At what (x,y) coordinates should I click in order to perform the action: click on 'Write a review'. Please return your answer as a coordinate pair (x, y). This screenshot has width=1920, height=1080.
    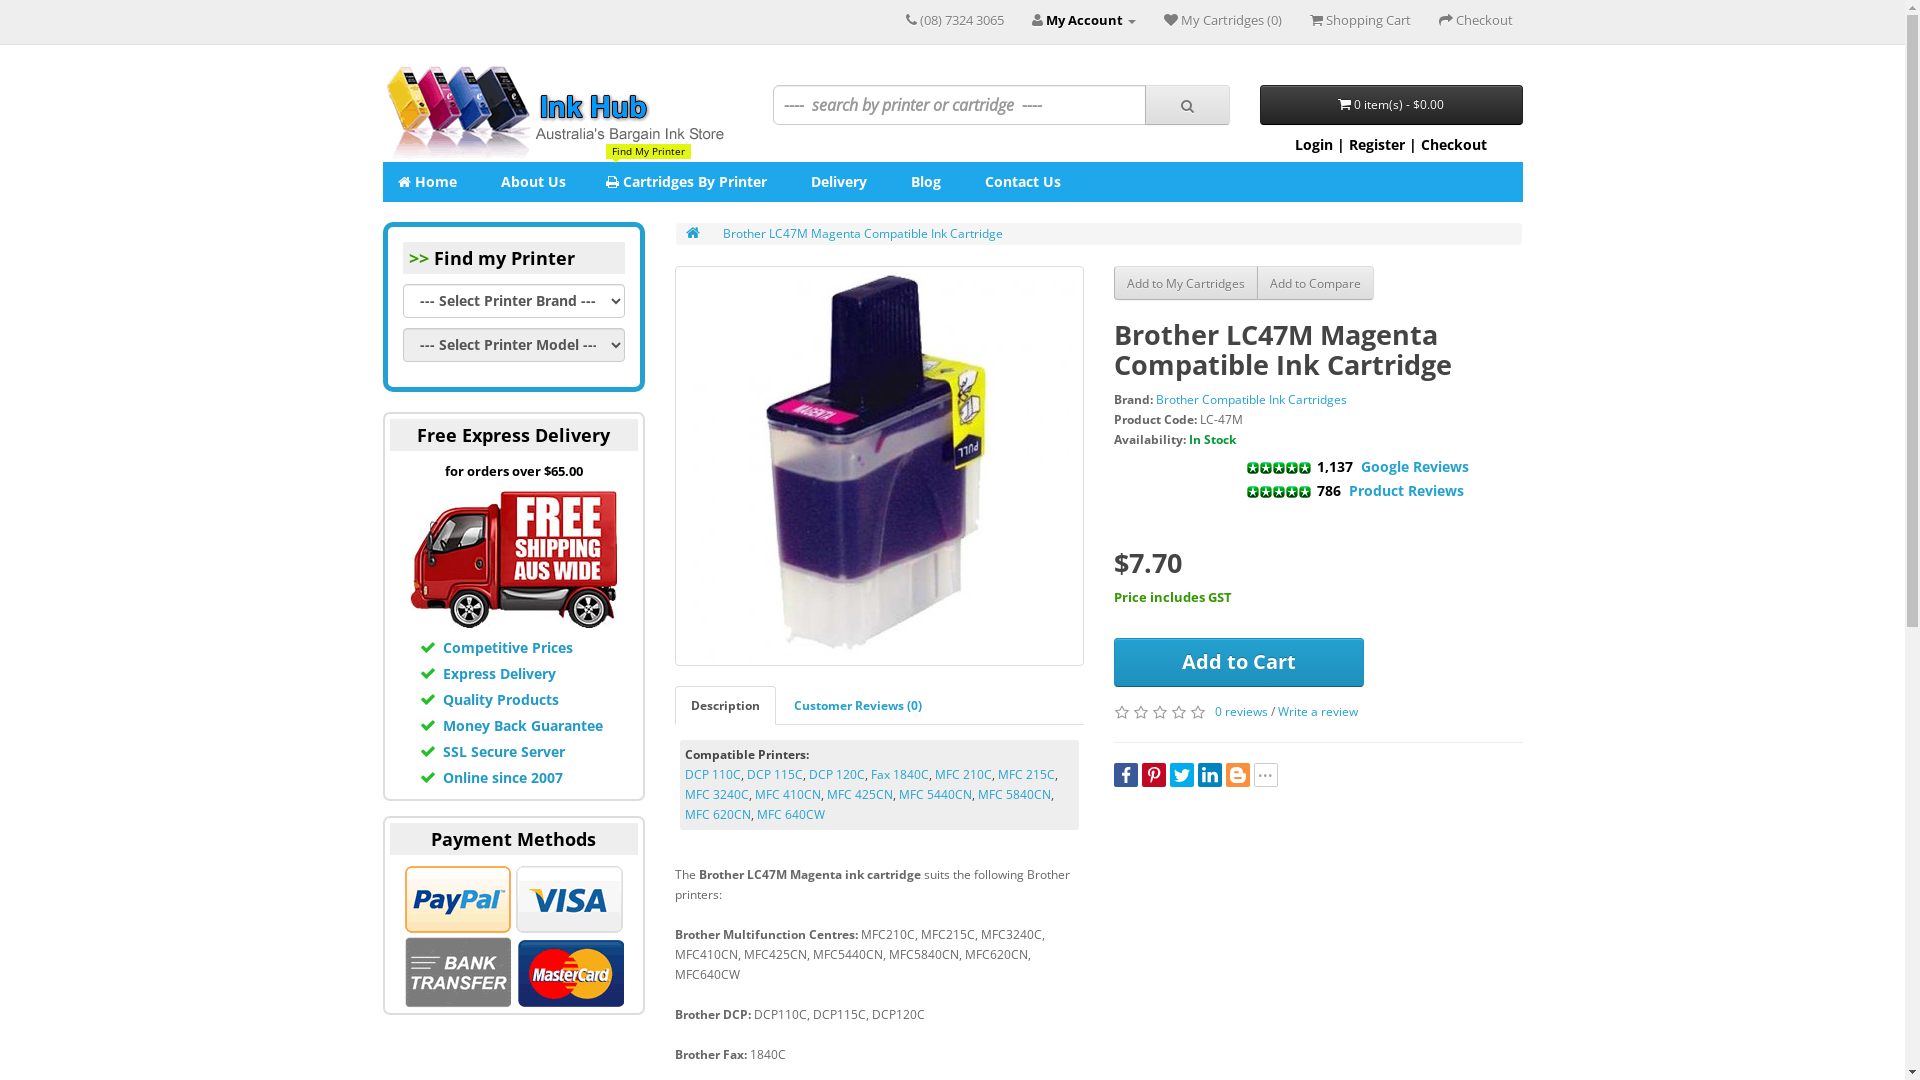
    Looking at the image, I should click on (1318, 710).